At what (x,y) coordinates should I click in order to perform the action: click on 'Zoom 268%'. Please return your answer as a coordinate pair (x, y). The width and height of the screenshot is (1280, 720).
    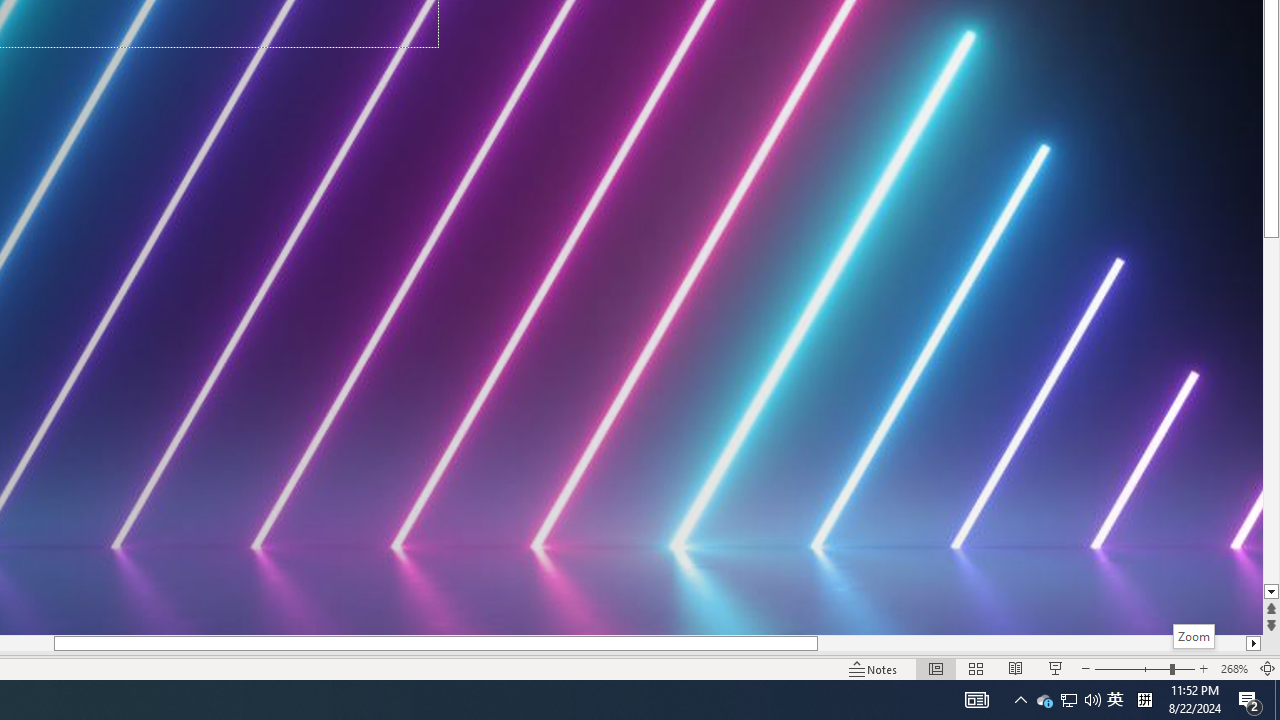
    Looking at the image, I should click on (1233, 669).